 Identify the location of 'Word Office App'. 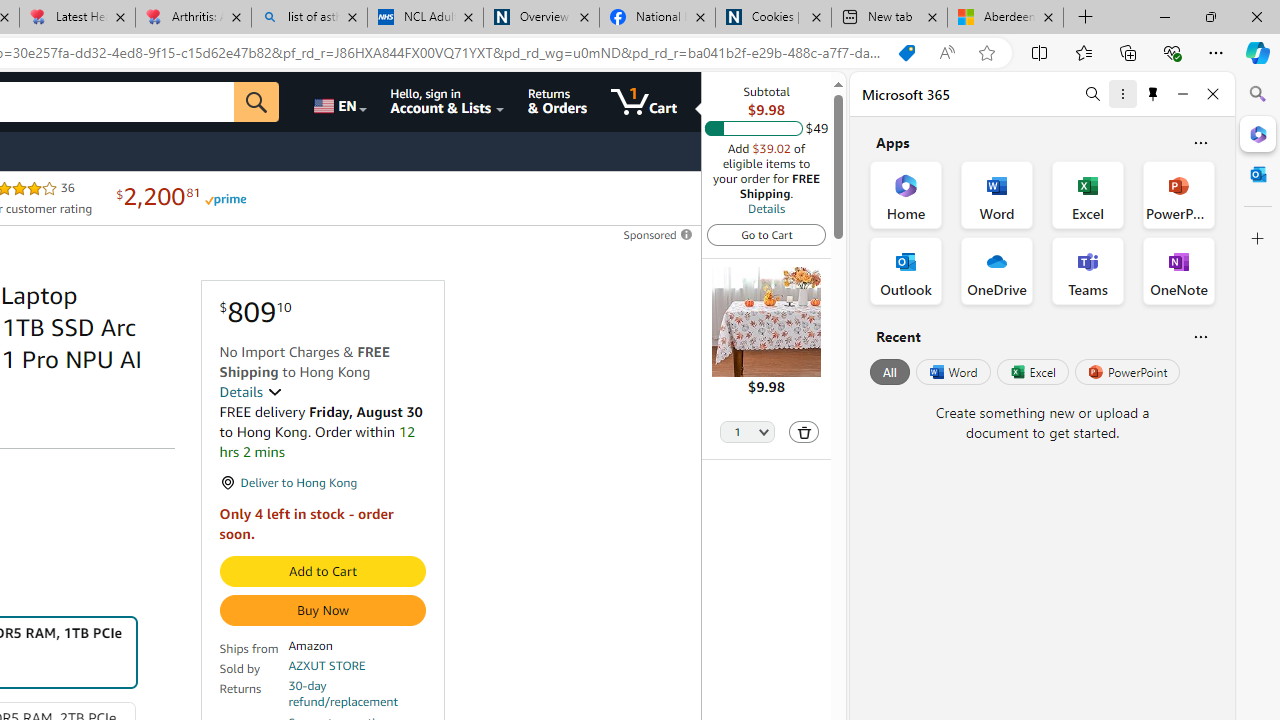
(997, 195).